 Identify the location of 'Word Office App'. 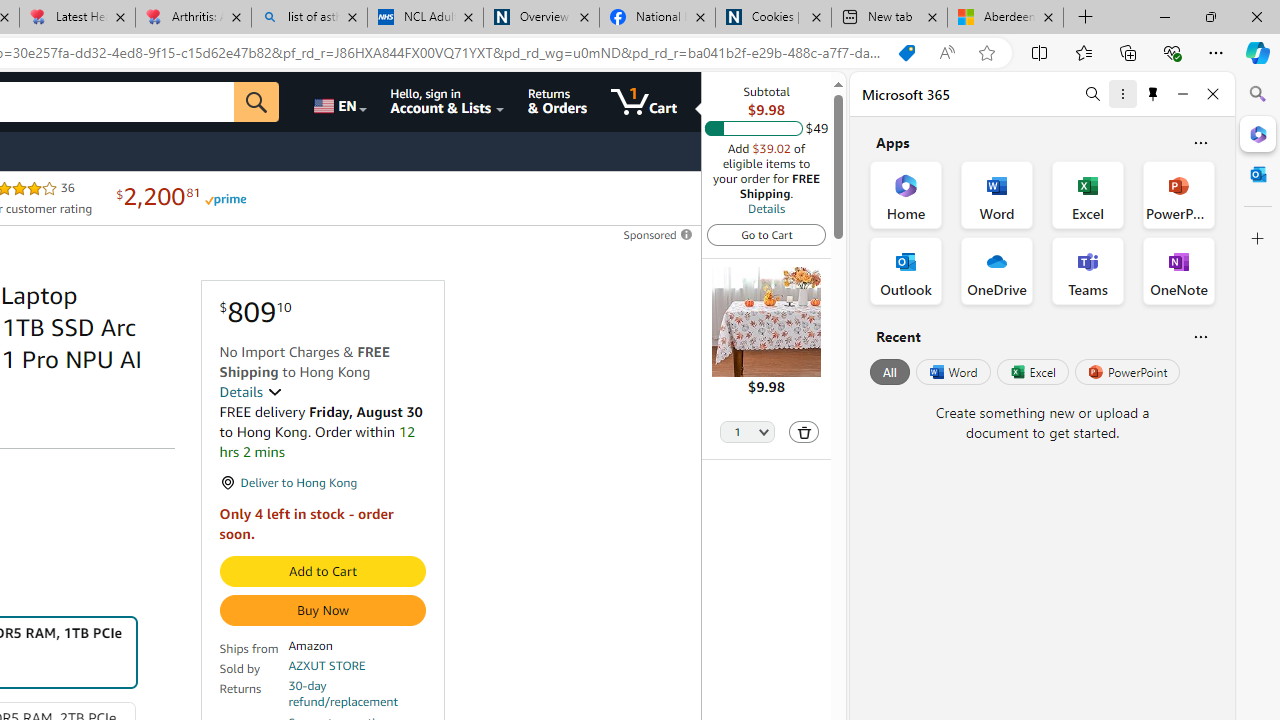
(997, 195).